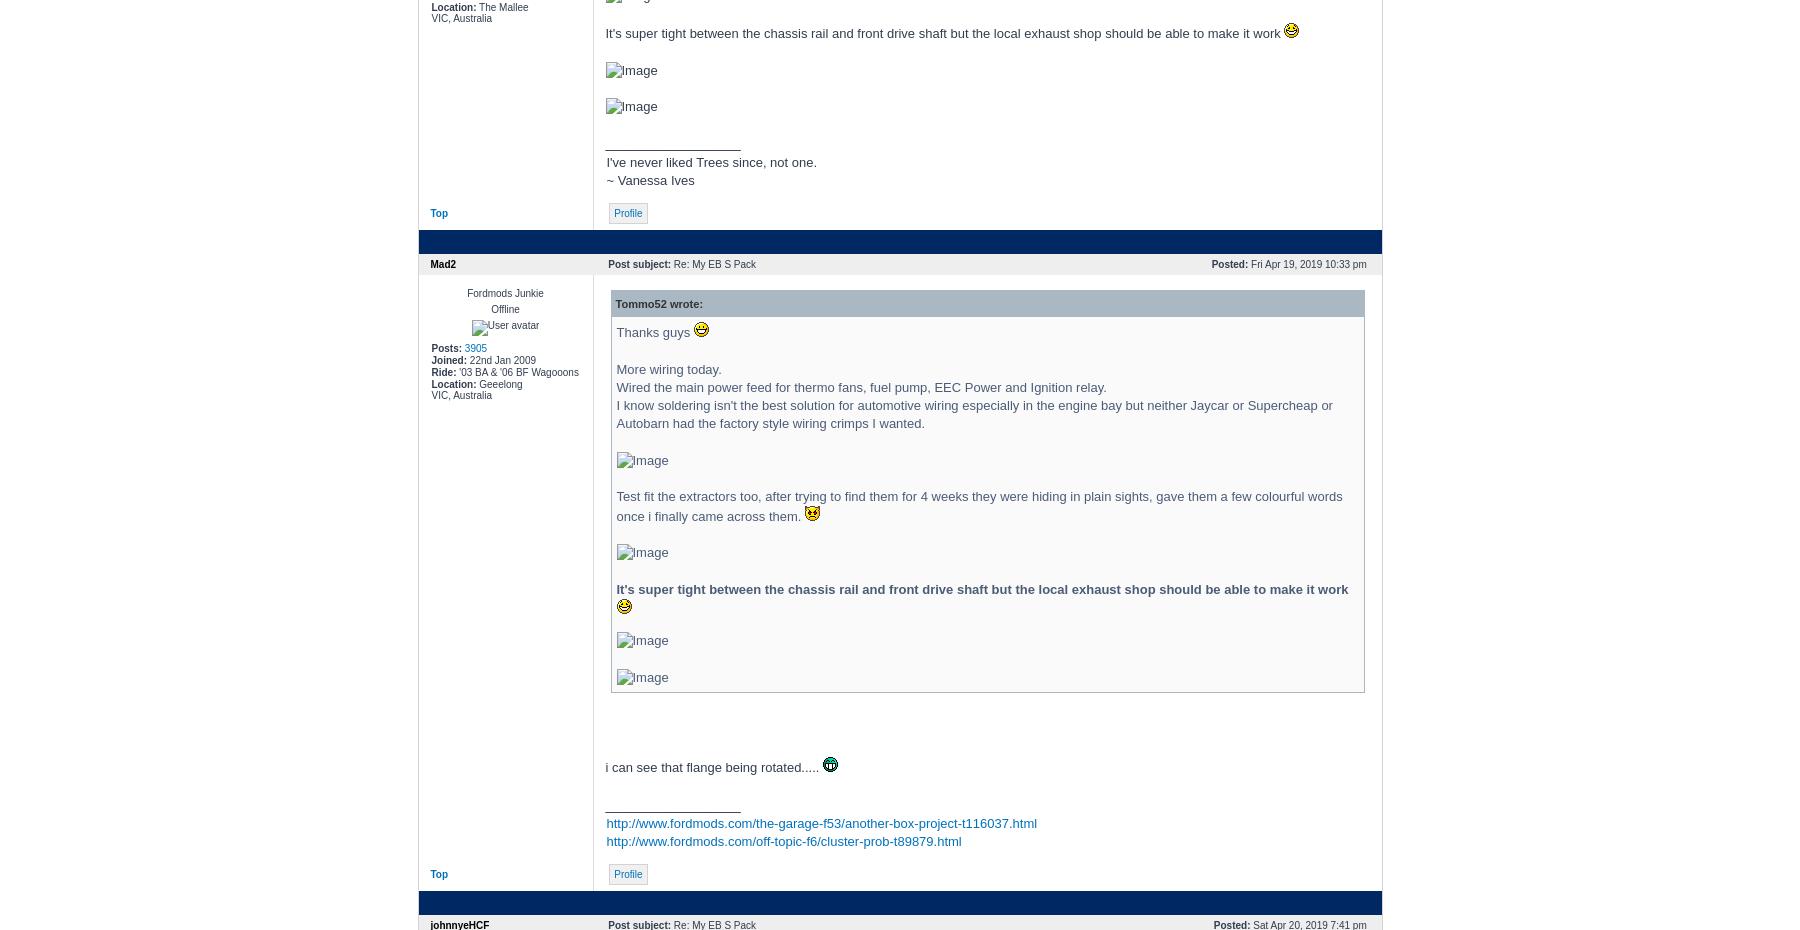 This screenshot has width=1800, height=930. What do you see at coordinates (474, 5) in the screenshot?
I see `'The Mallee'` at bounding box center [474, 5].